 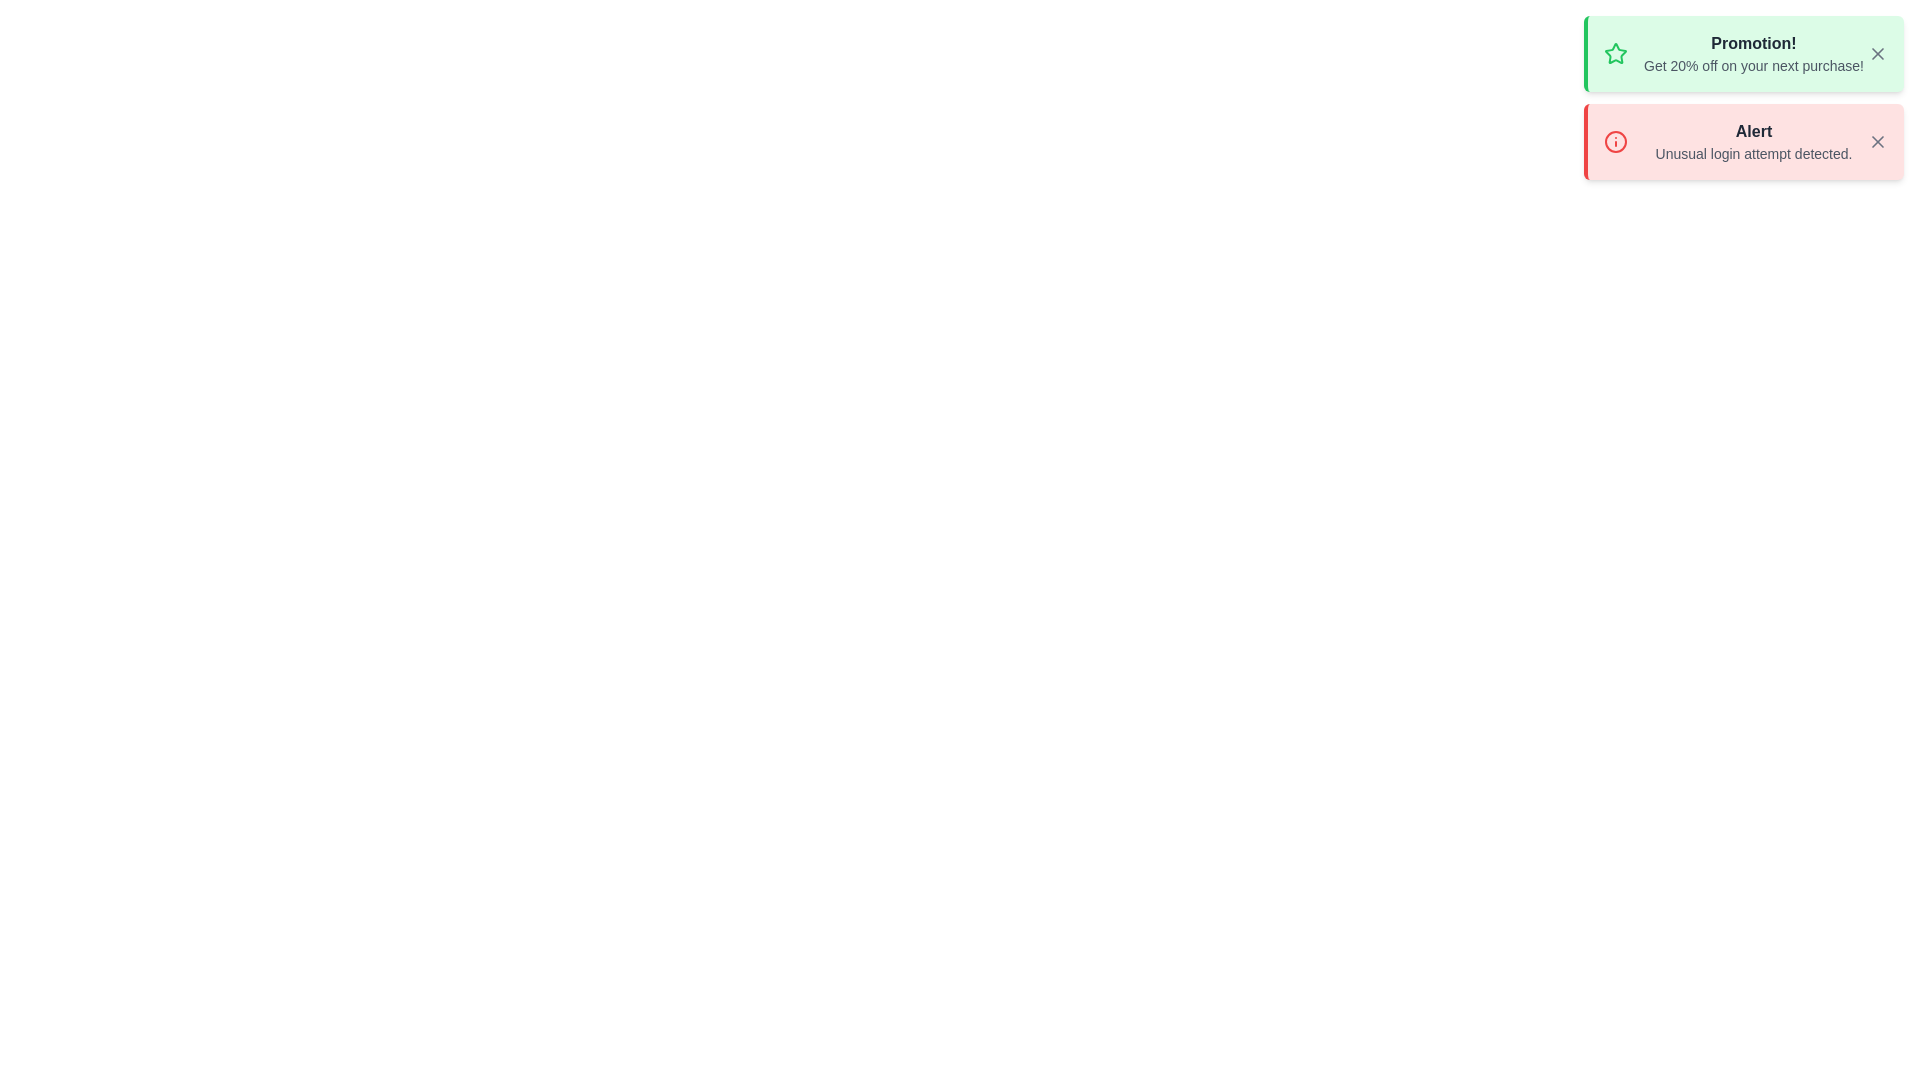 I want to click on static text informing the user about a detected unusual login attempt located within the 'Alert' notification element, positioned below the title text 'Alert', so click(x=1752, y=153).